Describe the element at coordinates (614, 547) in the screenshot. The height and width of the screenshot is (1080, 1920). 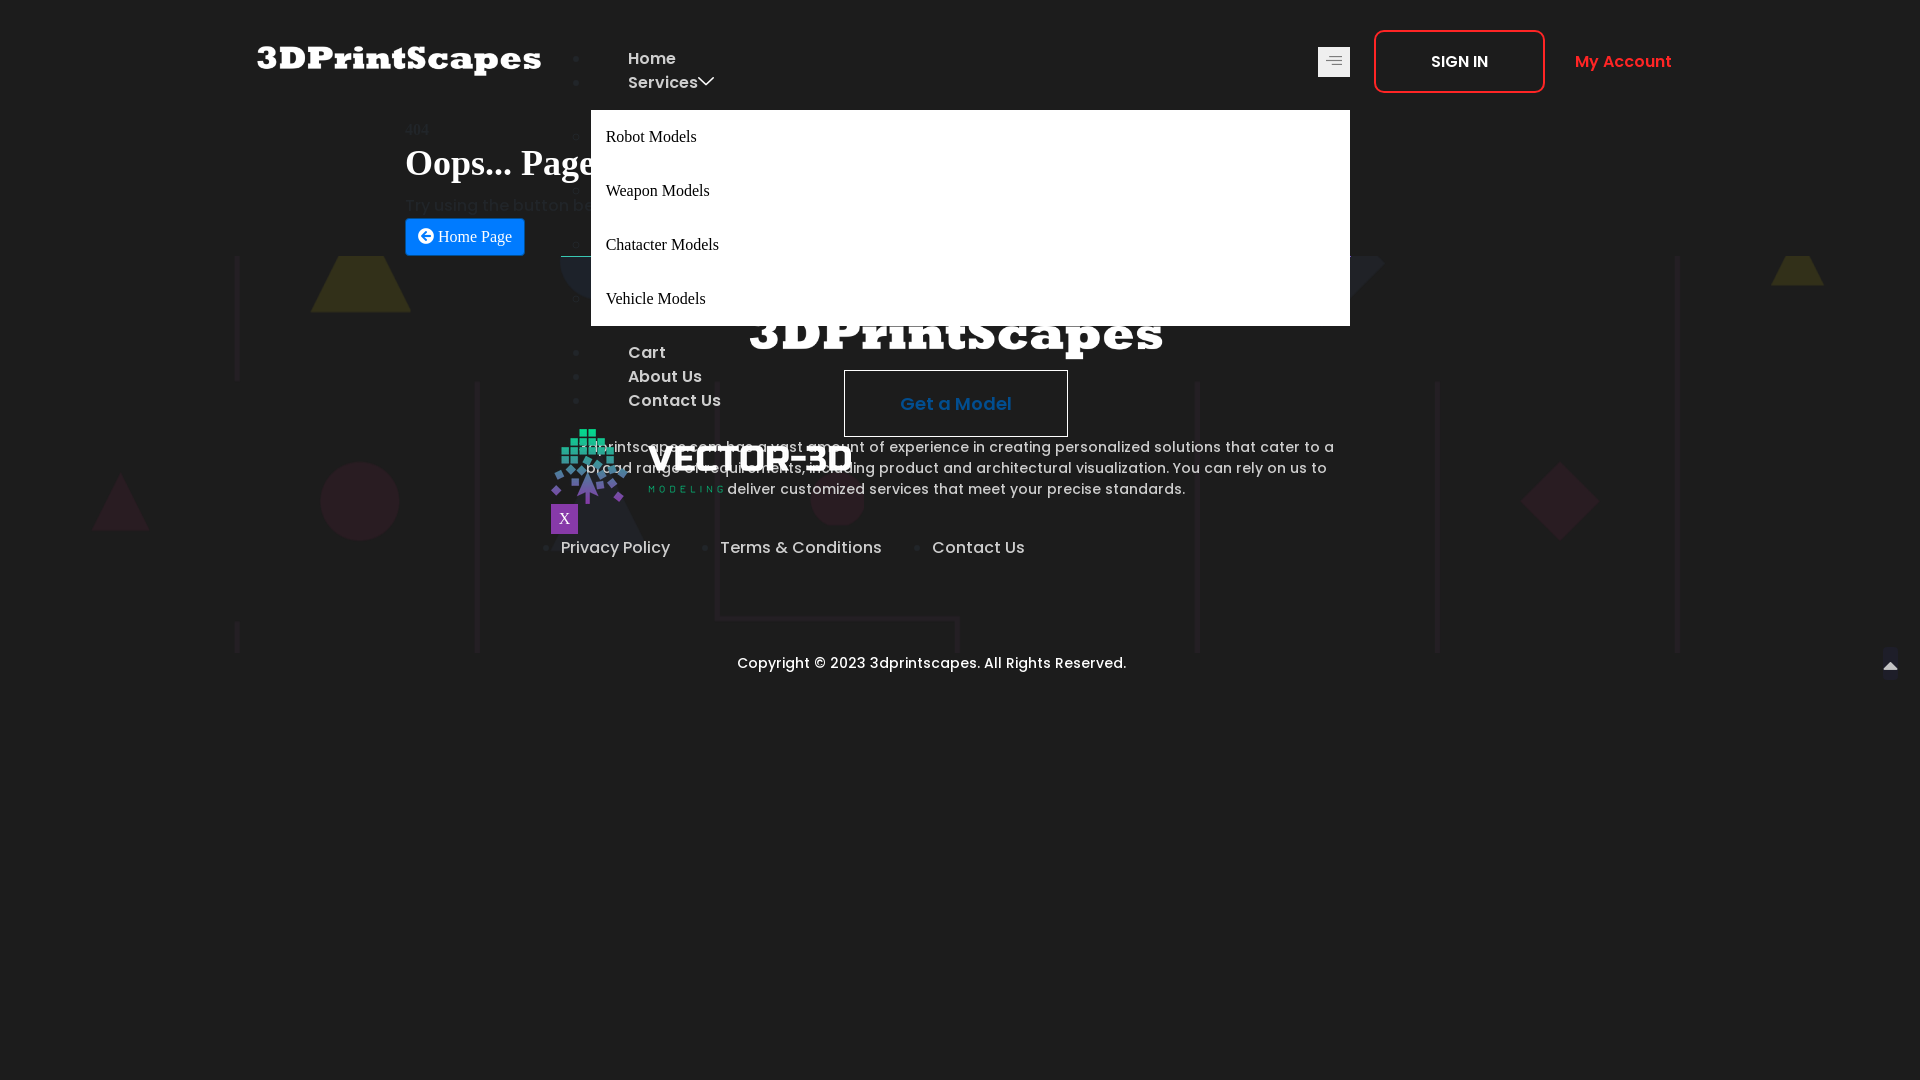
I see `'Privacy Policy'` at that location.